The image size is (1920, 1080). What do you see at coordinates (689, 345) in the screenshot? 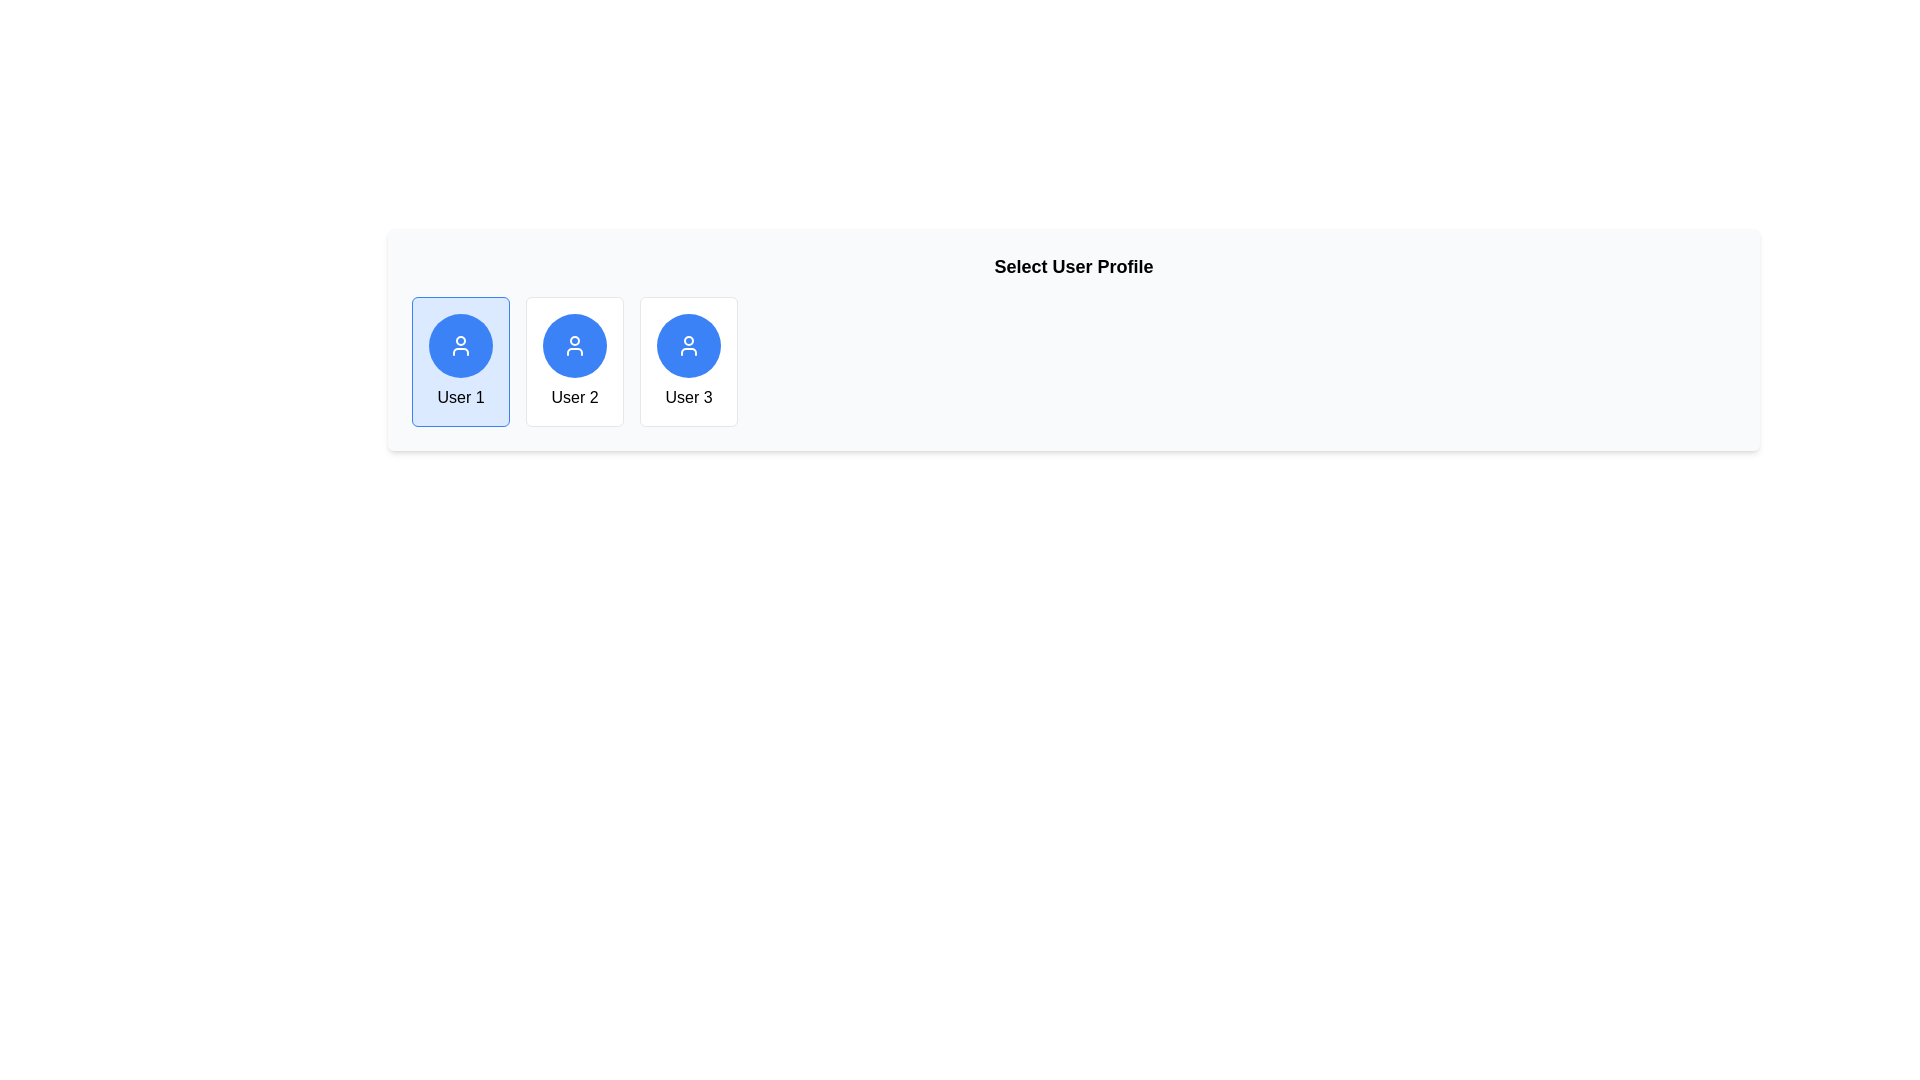
I see `the user profile icon representing 'User 1'` at bounding box center [689, 345].